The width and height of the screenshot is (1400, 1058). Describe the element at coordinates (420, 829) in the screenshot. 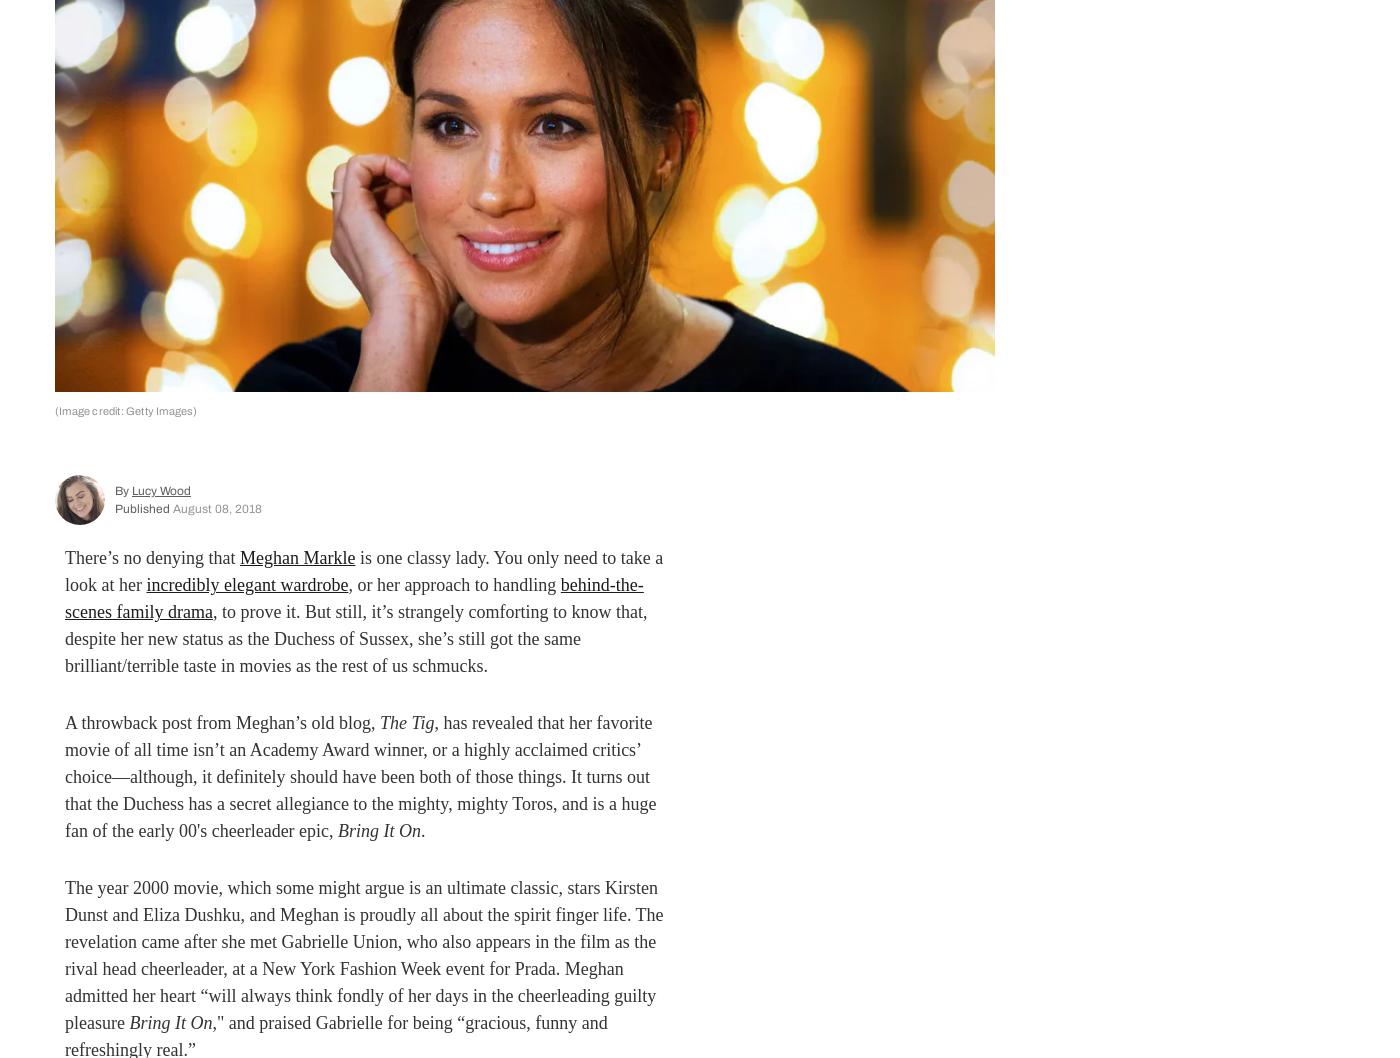

I see `'.'` at that location.